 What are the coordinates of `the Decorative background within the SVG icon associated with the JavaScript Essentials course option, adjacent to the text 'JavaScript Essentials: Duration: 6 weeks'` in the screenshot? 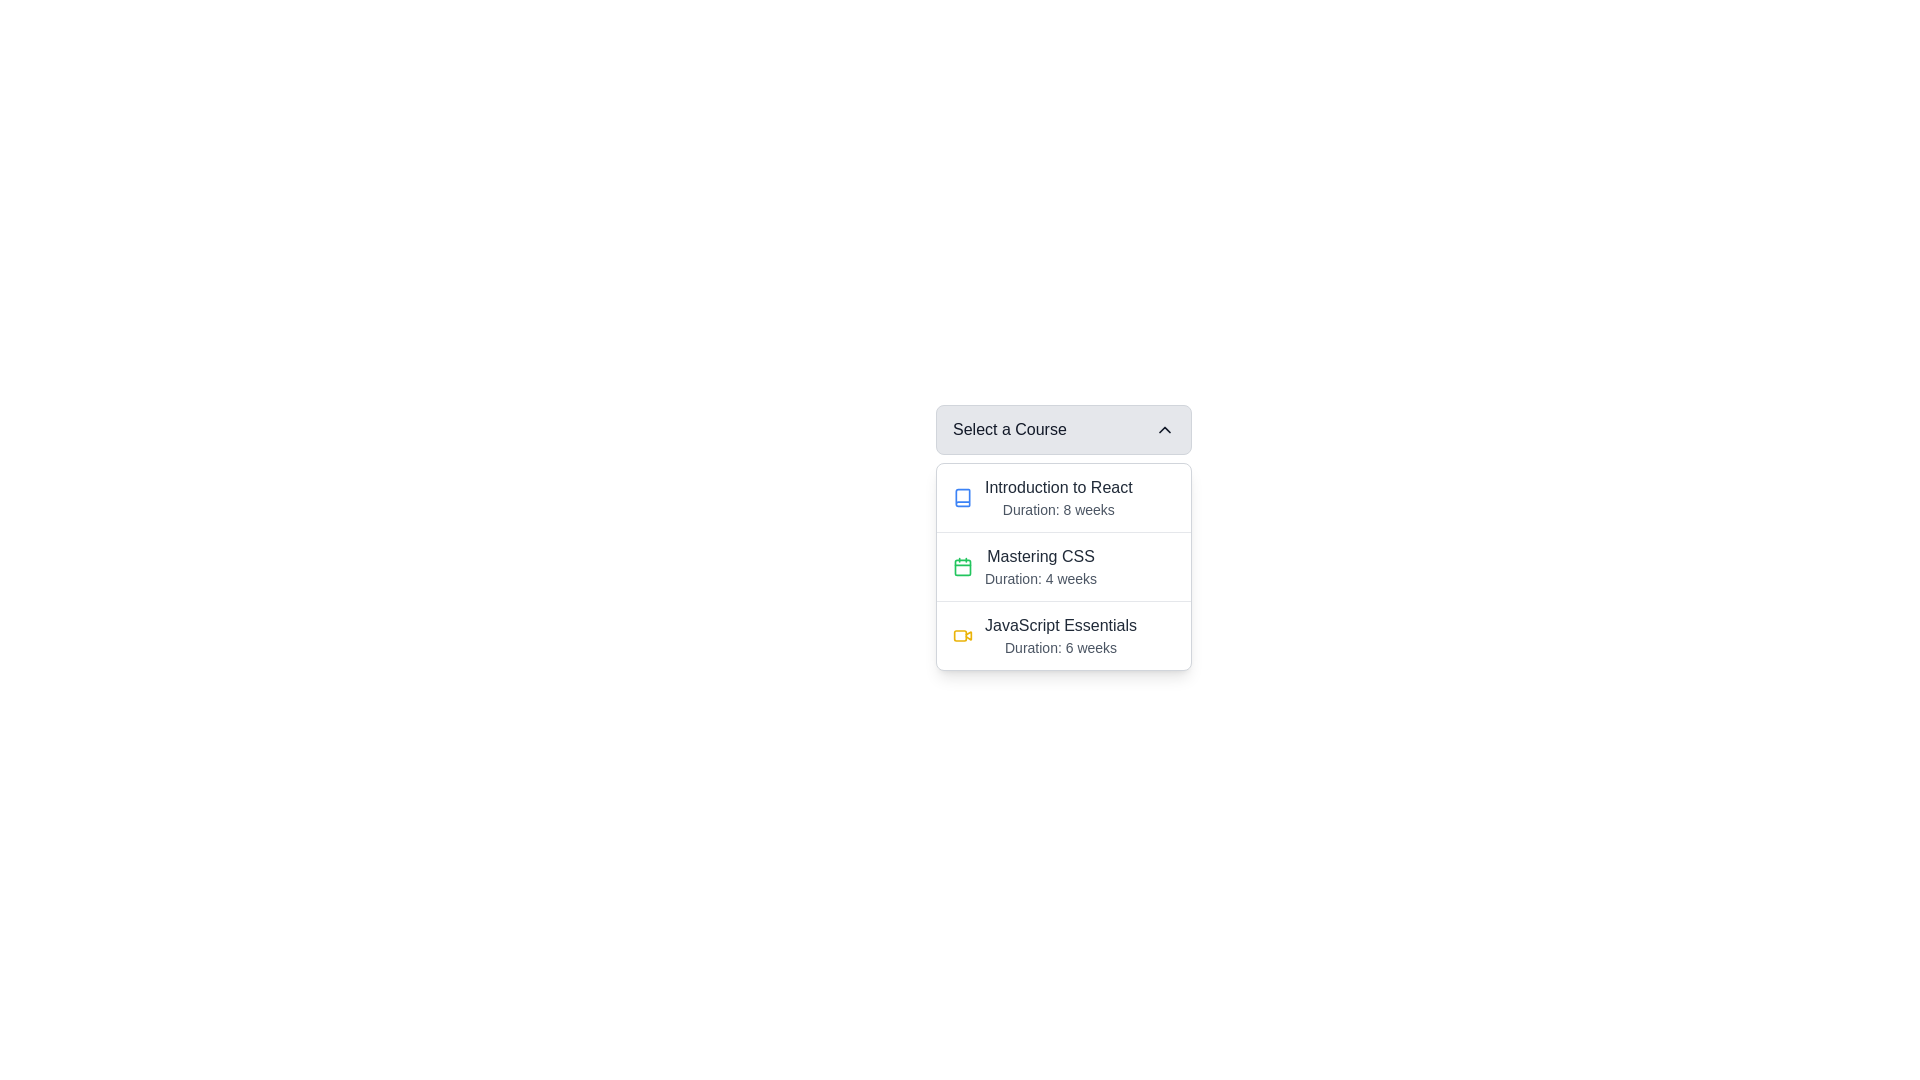 It's located at (960, 636).